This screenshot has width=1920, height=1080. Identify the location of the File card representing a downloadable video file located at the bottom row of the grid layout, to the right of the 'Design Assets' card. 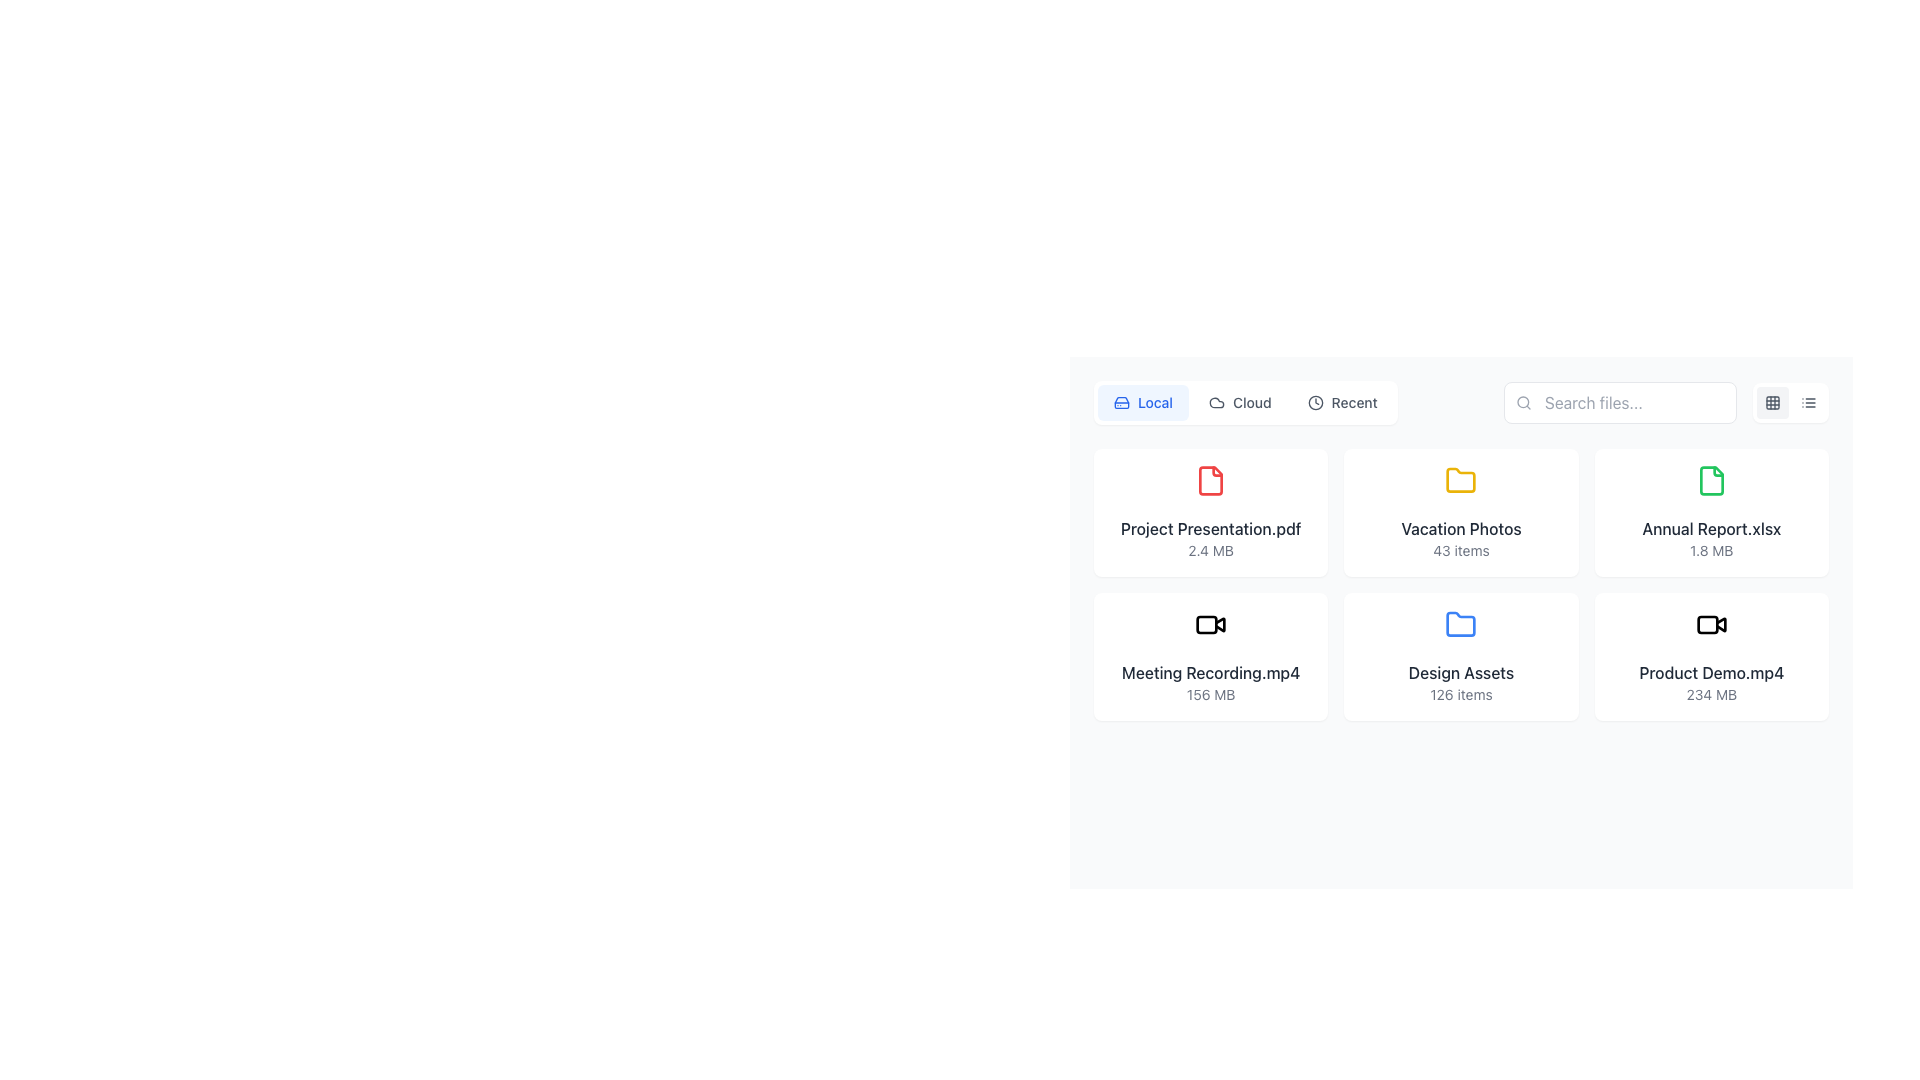
(1710, 656).